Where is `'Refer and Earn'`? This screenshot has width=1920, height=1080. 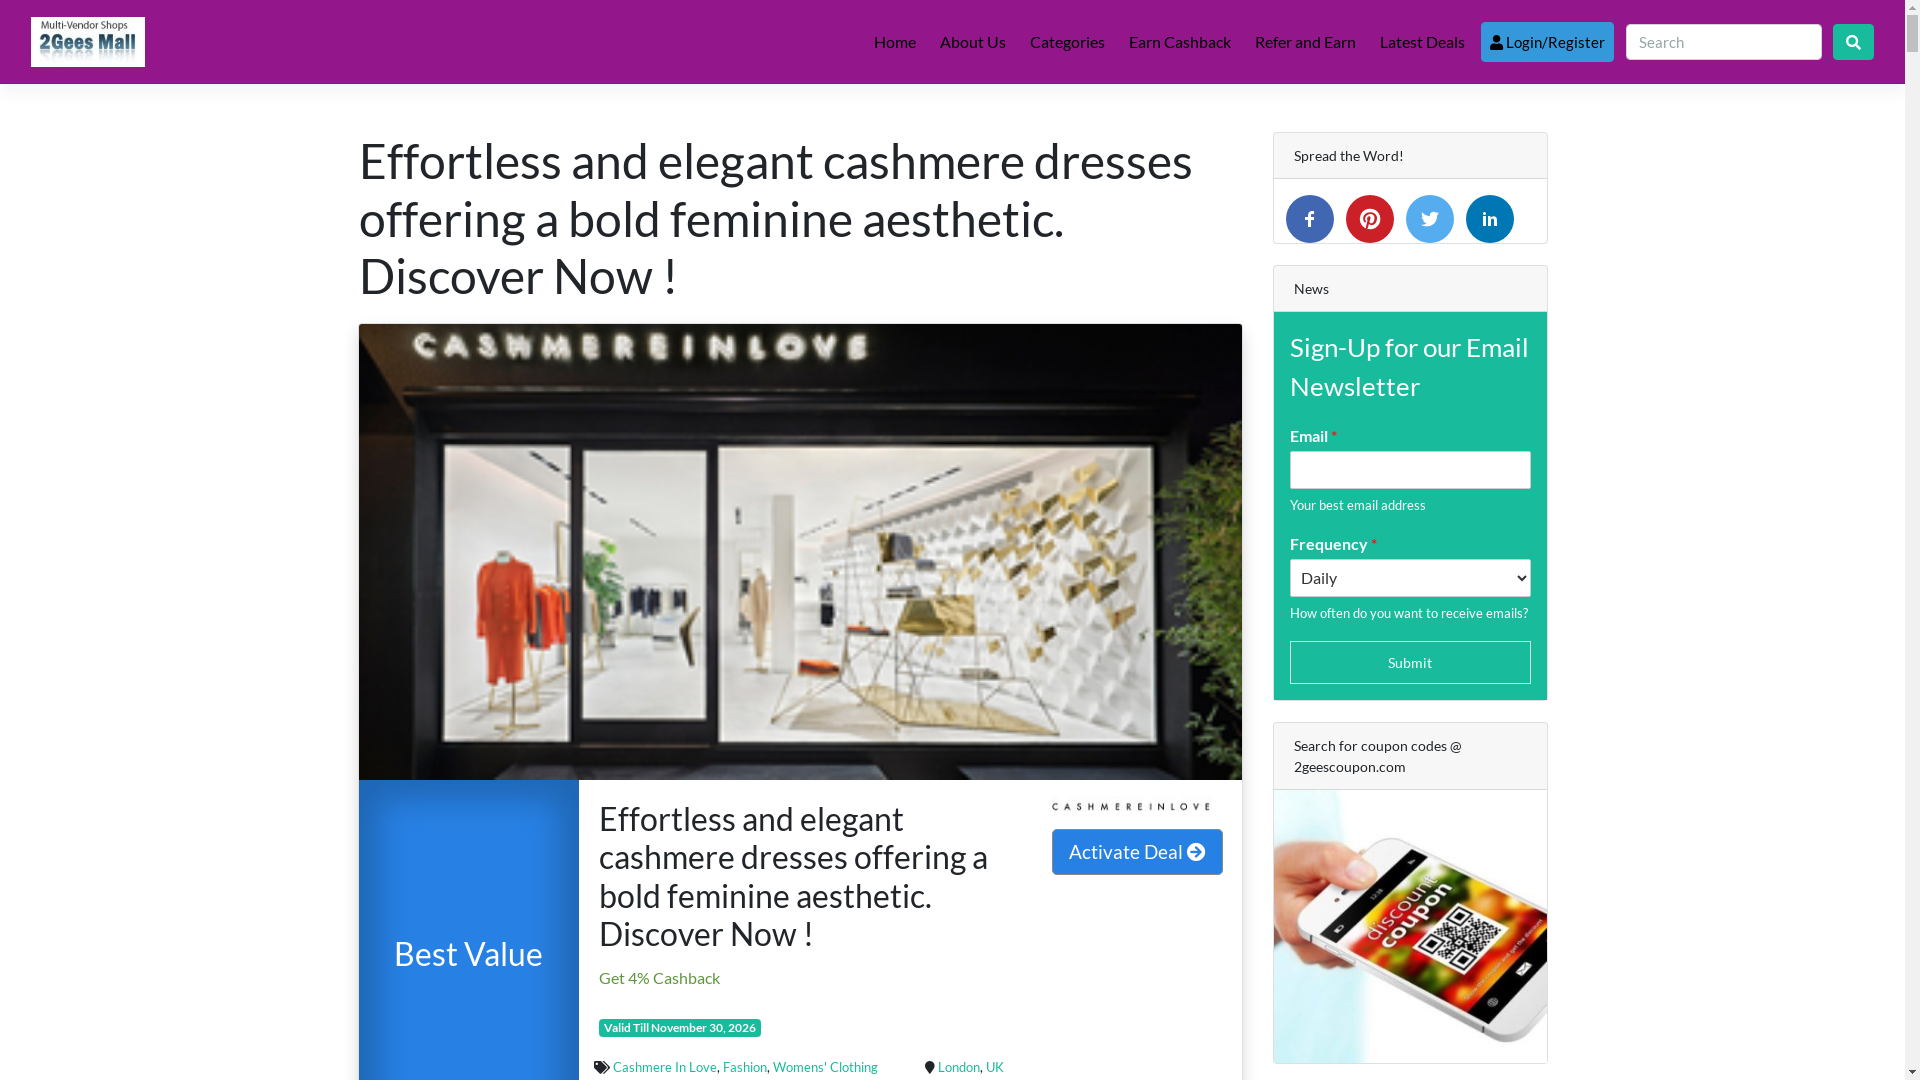 'Refer and Earn' is located at coordinates (1305, 42).